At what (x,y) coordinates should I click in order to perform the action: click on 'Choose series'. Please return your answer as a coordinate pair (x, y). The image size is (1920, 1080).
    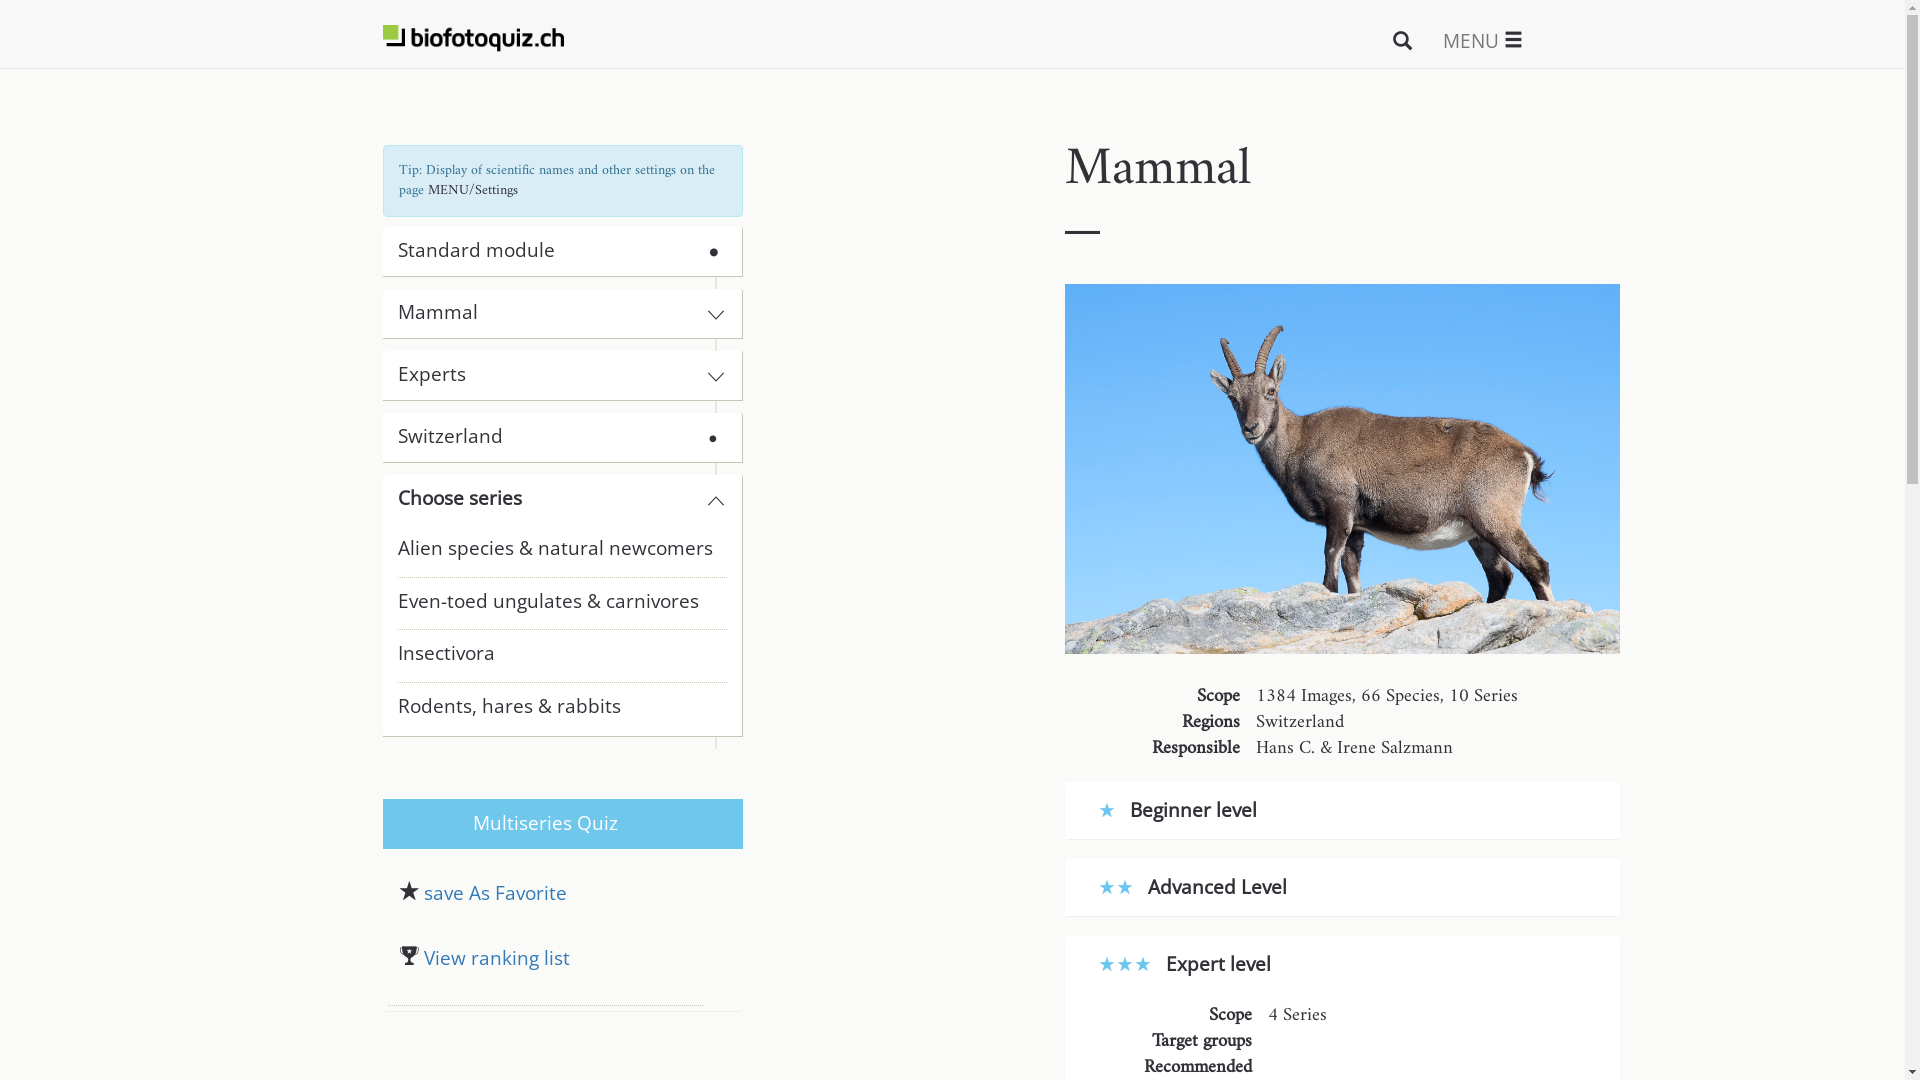
    Looking at the image, I should click on (546, 496).